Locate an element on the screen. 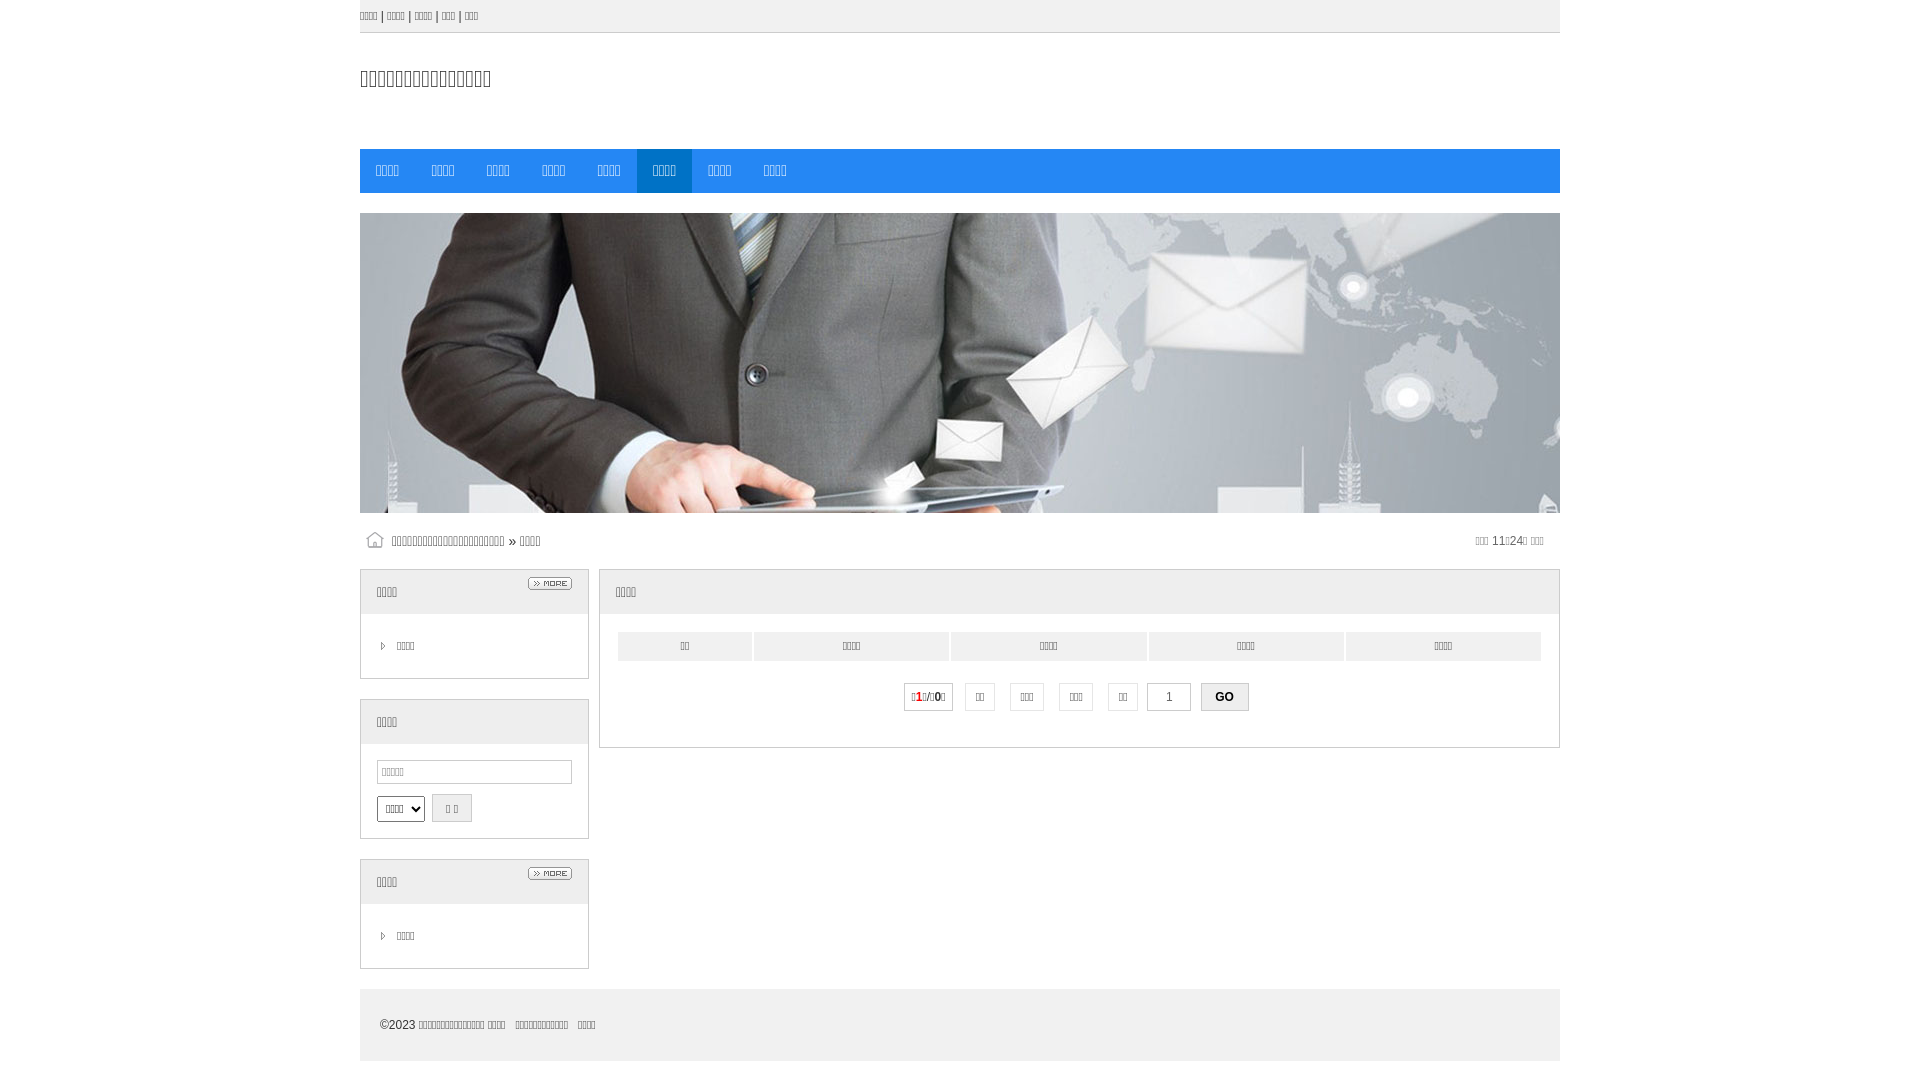 This screenshot has width=1920, height=1080. 'GO' is located at coordinates (1200, 696).